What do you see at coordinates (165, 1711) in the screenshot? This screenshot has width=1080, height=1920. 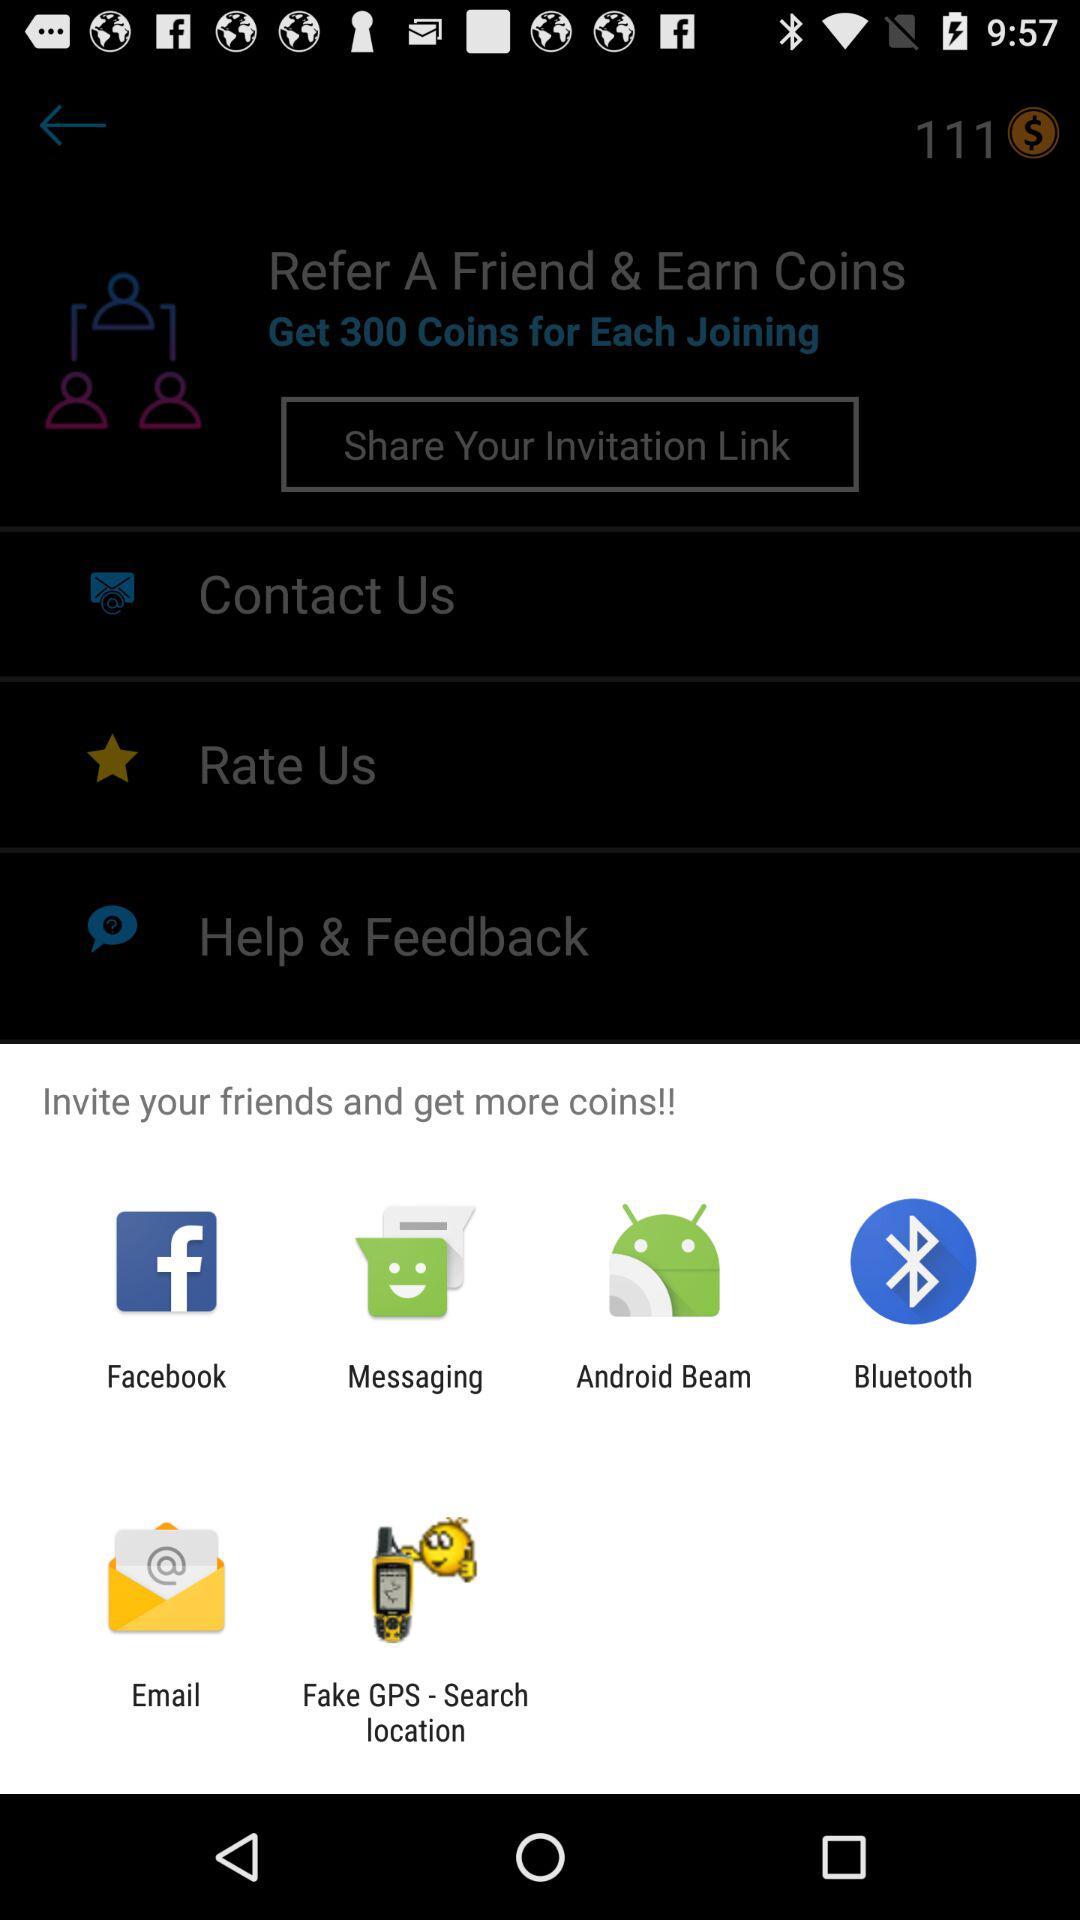 I see `email app` at bounding box center [165, 1711].